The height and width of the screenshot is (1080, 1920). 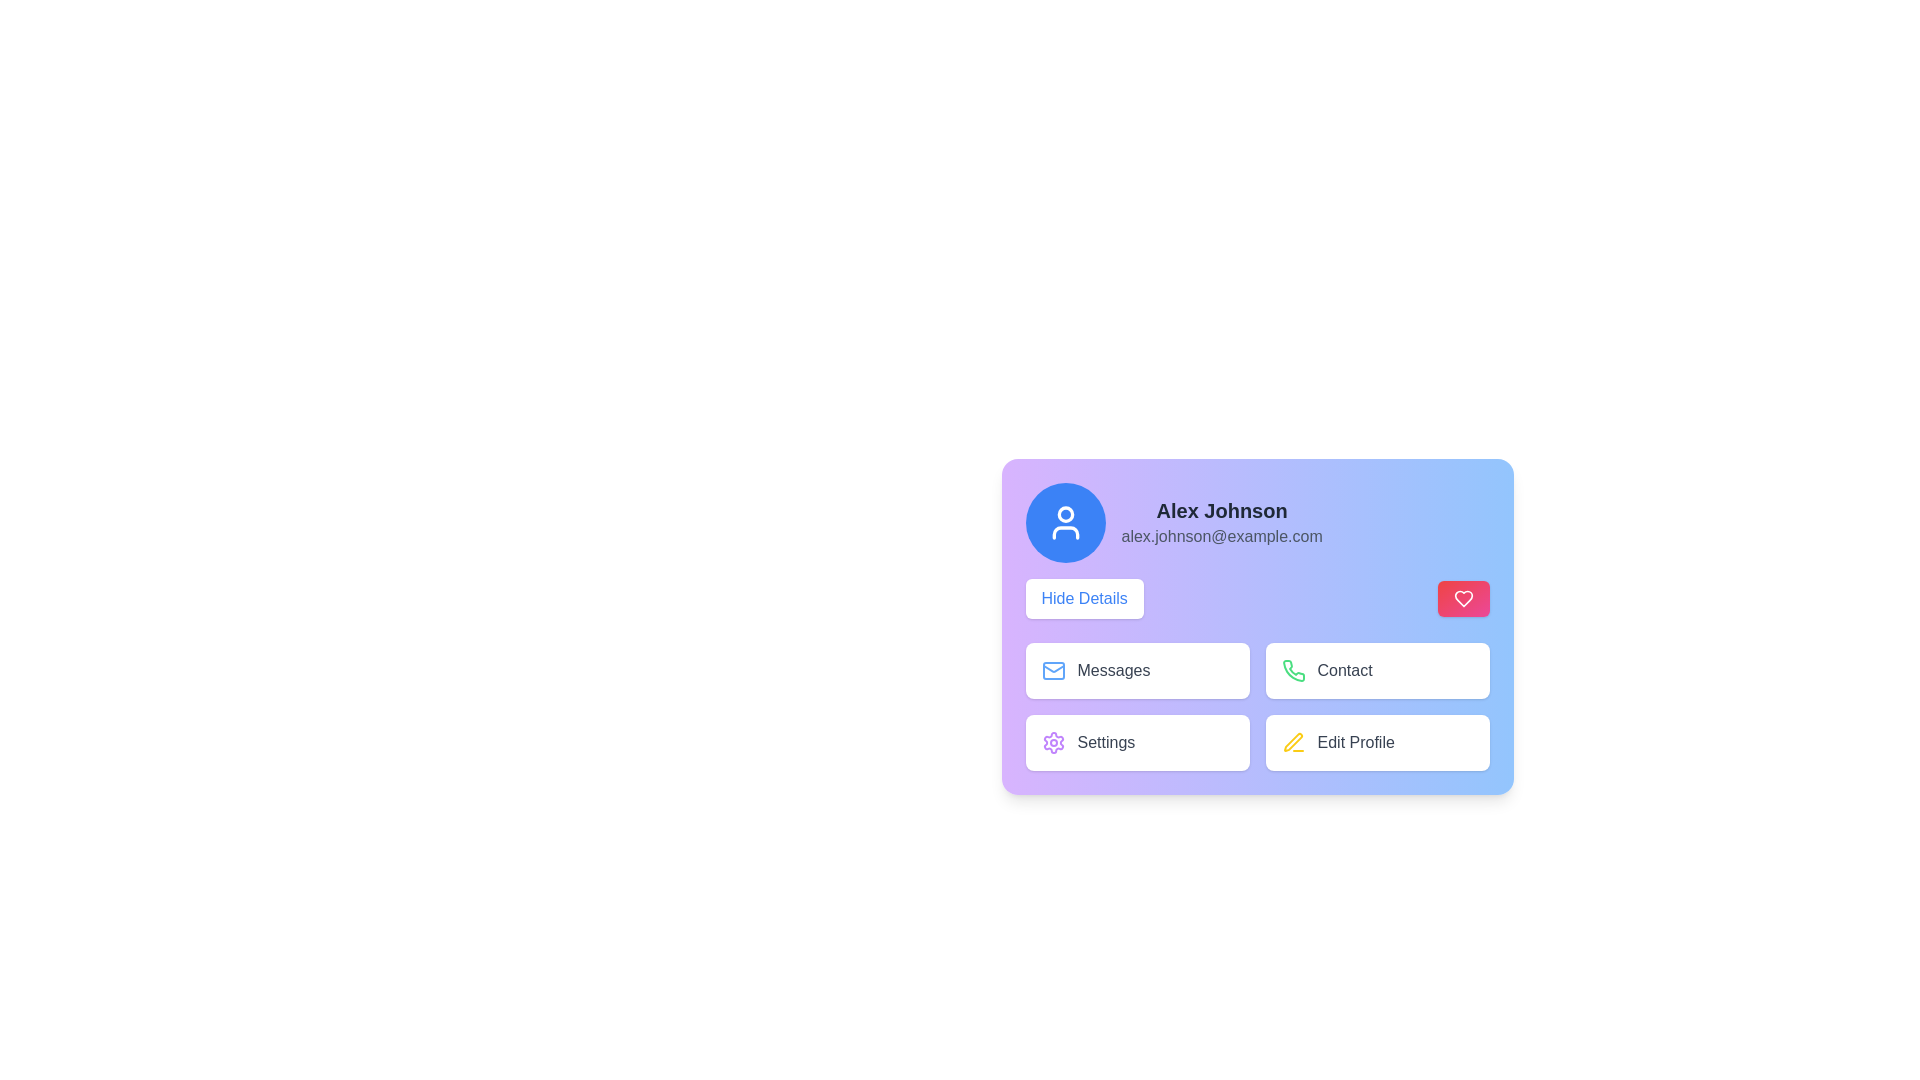 What do you see at coordinates (1256, 522) in the screenshot?
I see `the user's name in the Information display panel, which is located at the top central position of the card layout with a gradient blue-to-purple background` at bounding box center [1256, 522].